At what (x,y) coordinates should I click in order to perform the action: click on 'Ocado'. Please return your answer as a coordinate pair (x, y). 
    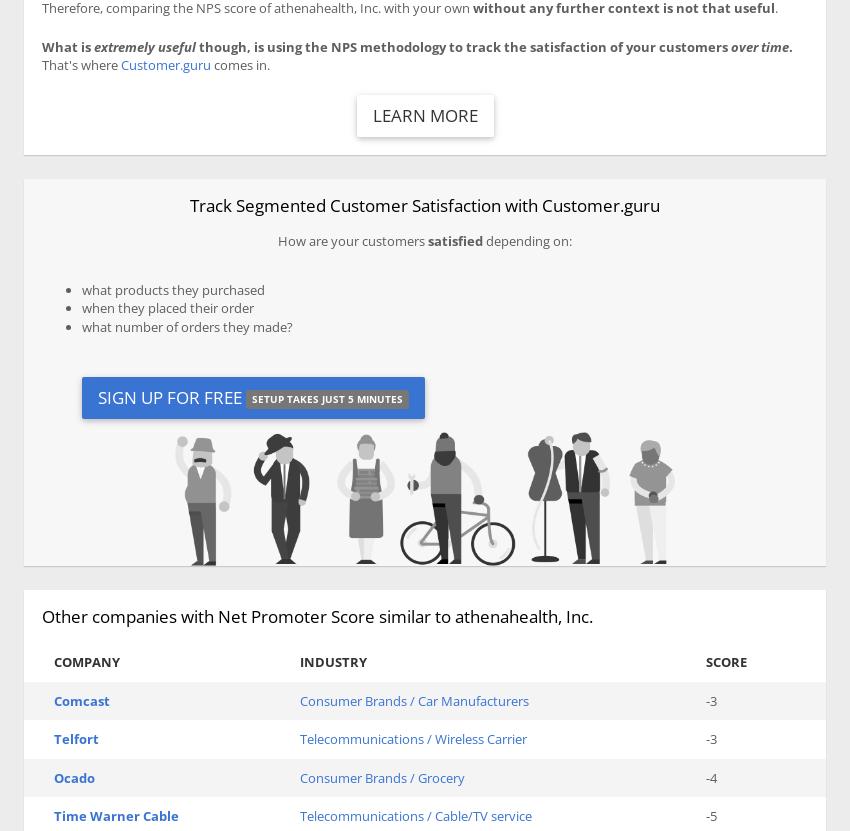
    Looking at the image, I should click on (74, 776).